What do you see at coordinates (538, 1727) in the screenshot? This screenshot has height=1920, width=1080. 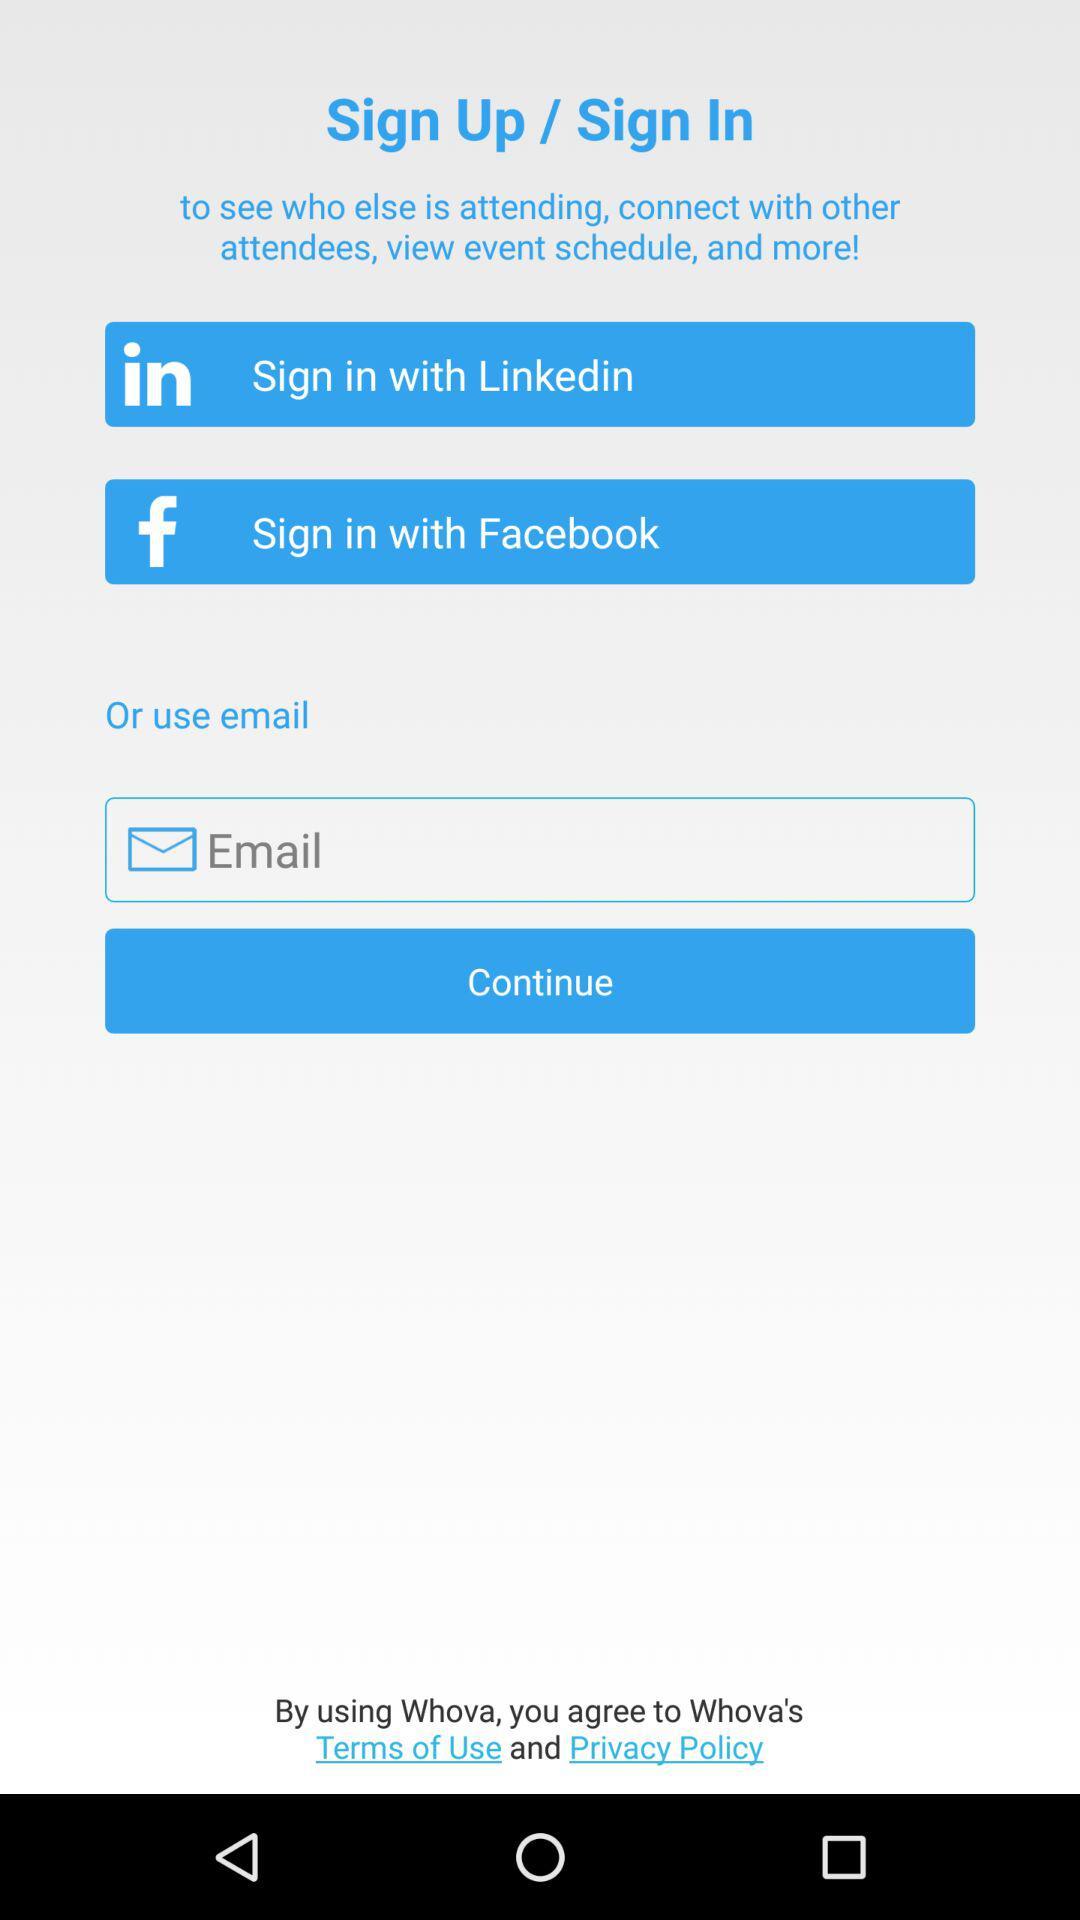 I see `by using whova item` at bounding box center [538, 1727].